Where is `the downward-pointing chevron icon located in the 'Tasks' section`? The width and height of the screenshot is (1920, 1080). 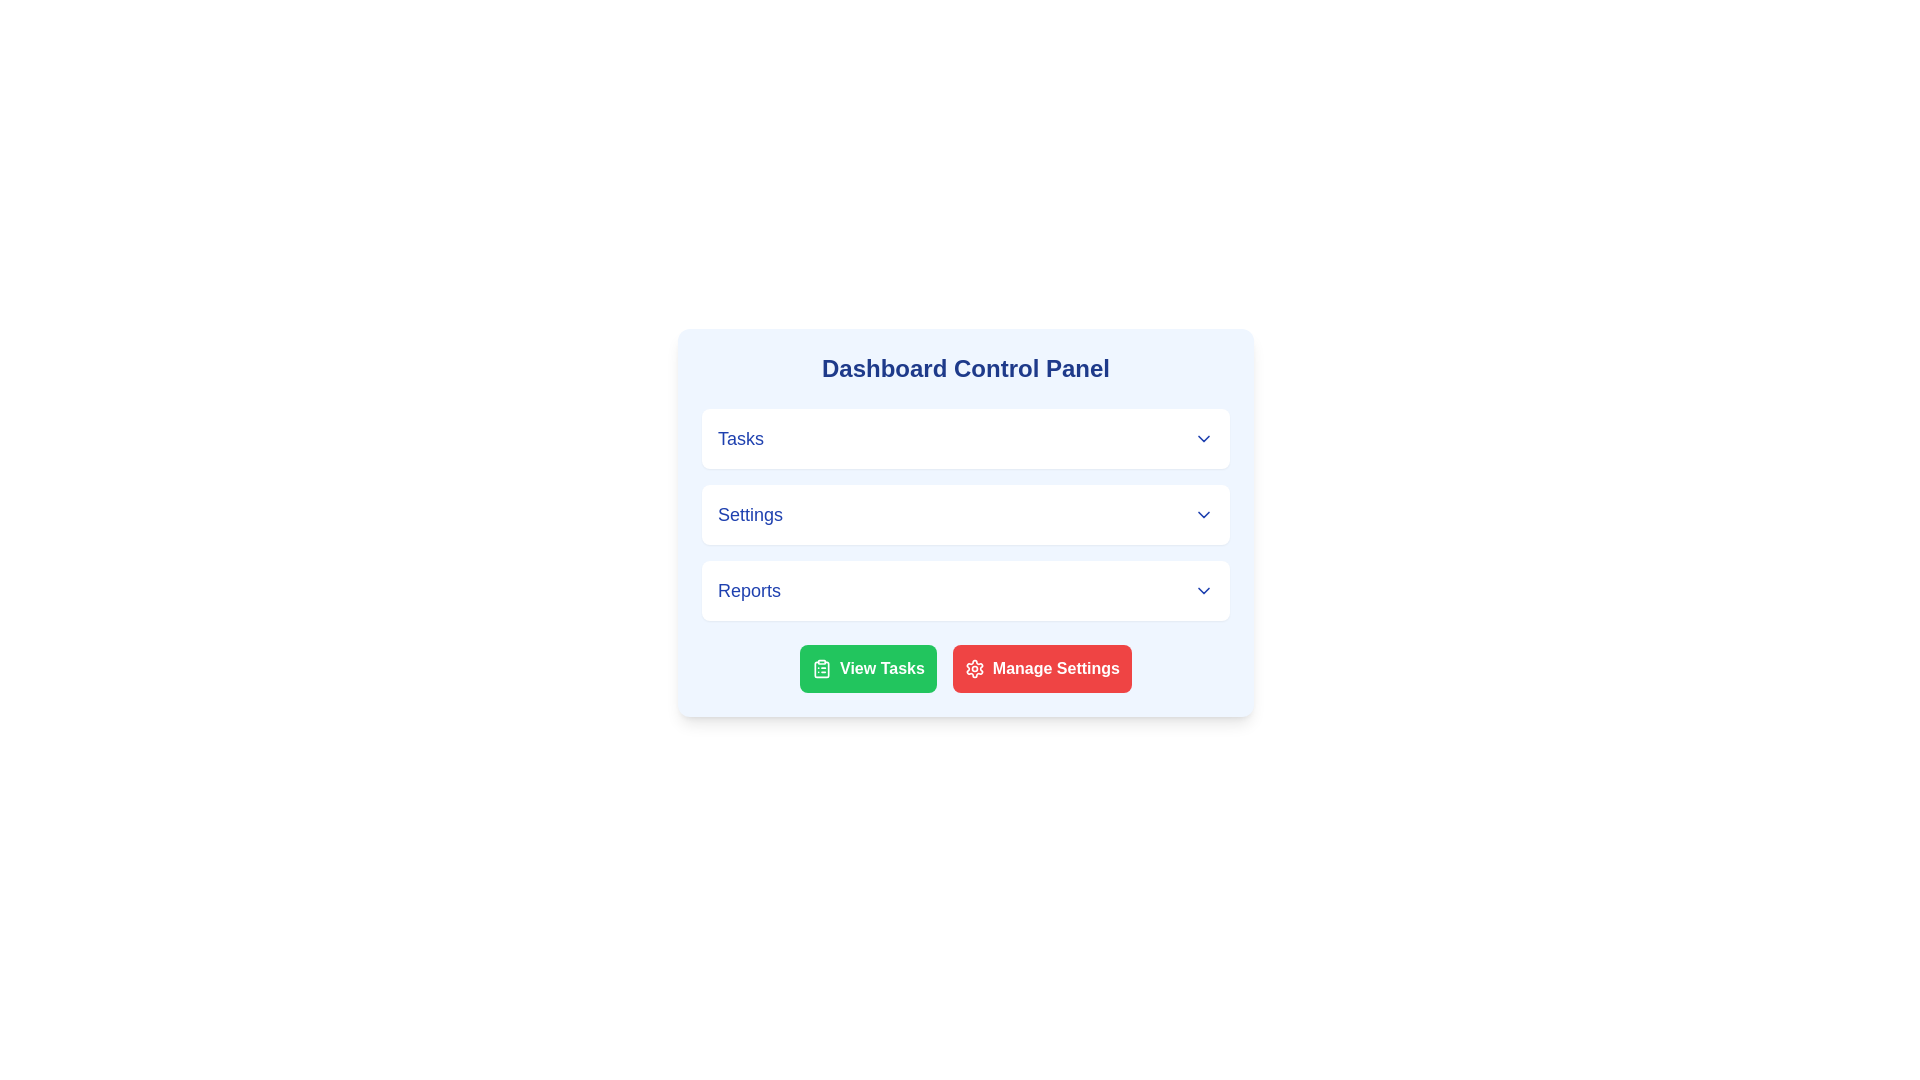 the downward-pointing chevron icon located in the 'Tasks' section is located at coordinates (1203, 438).